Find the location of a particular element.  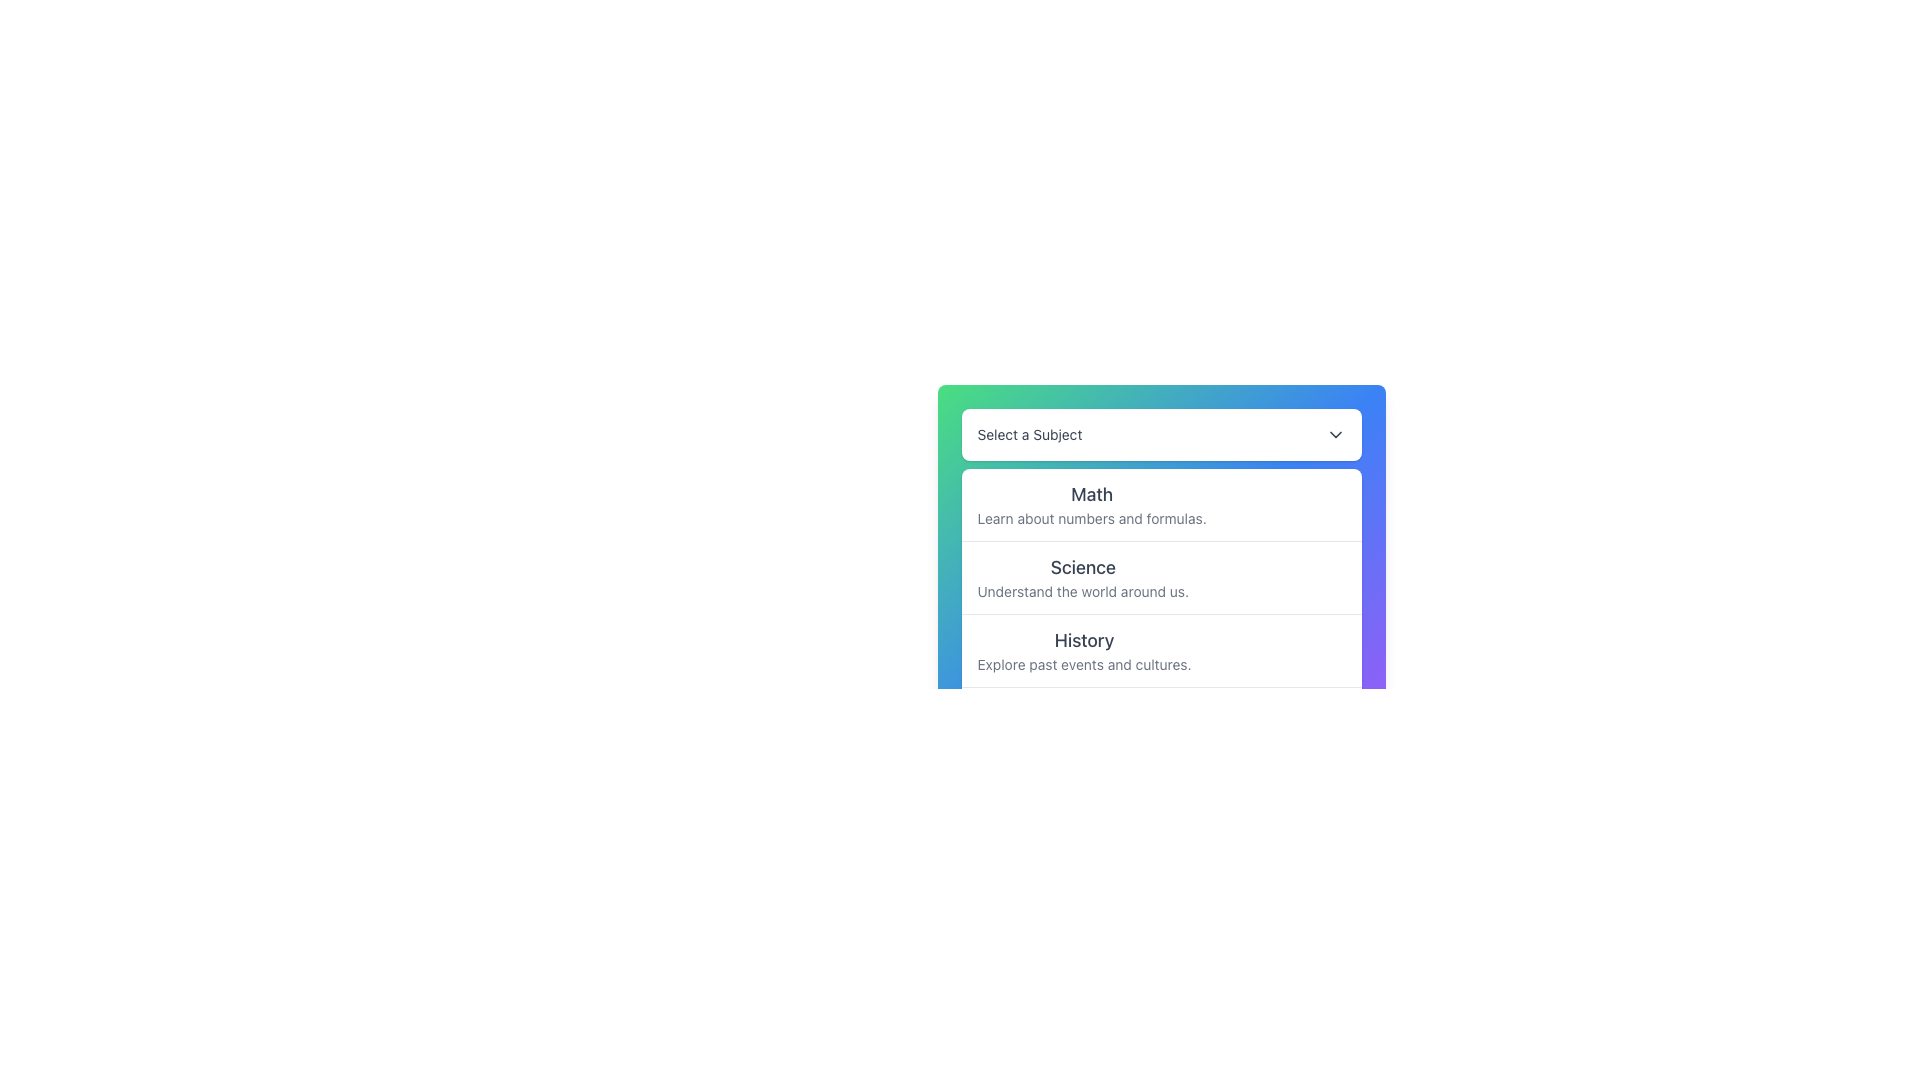

the 'Science' subject title in the list of selectable subjects is located at coordinates (1082, 567).